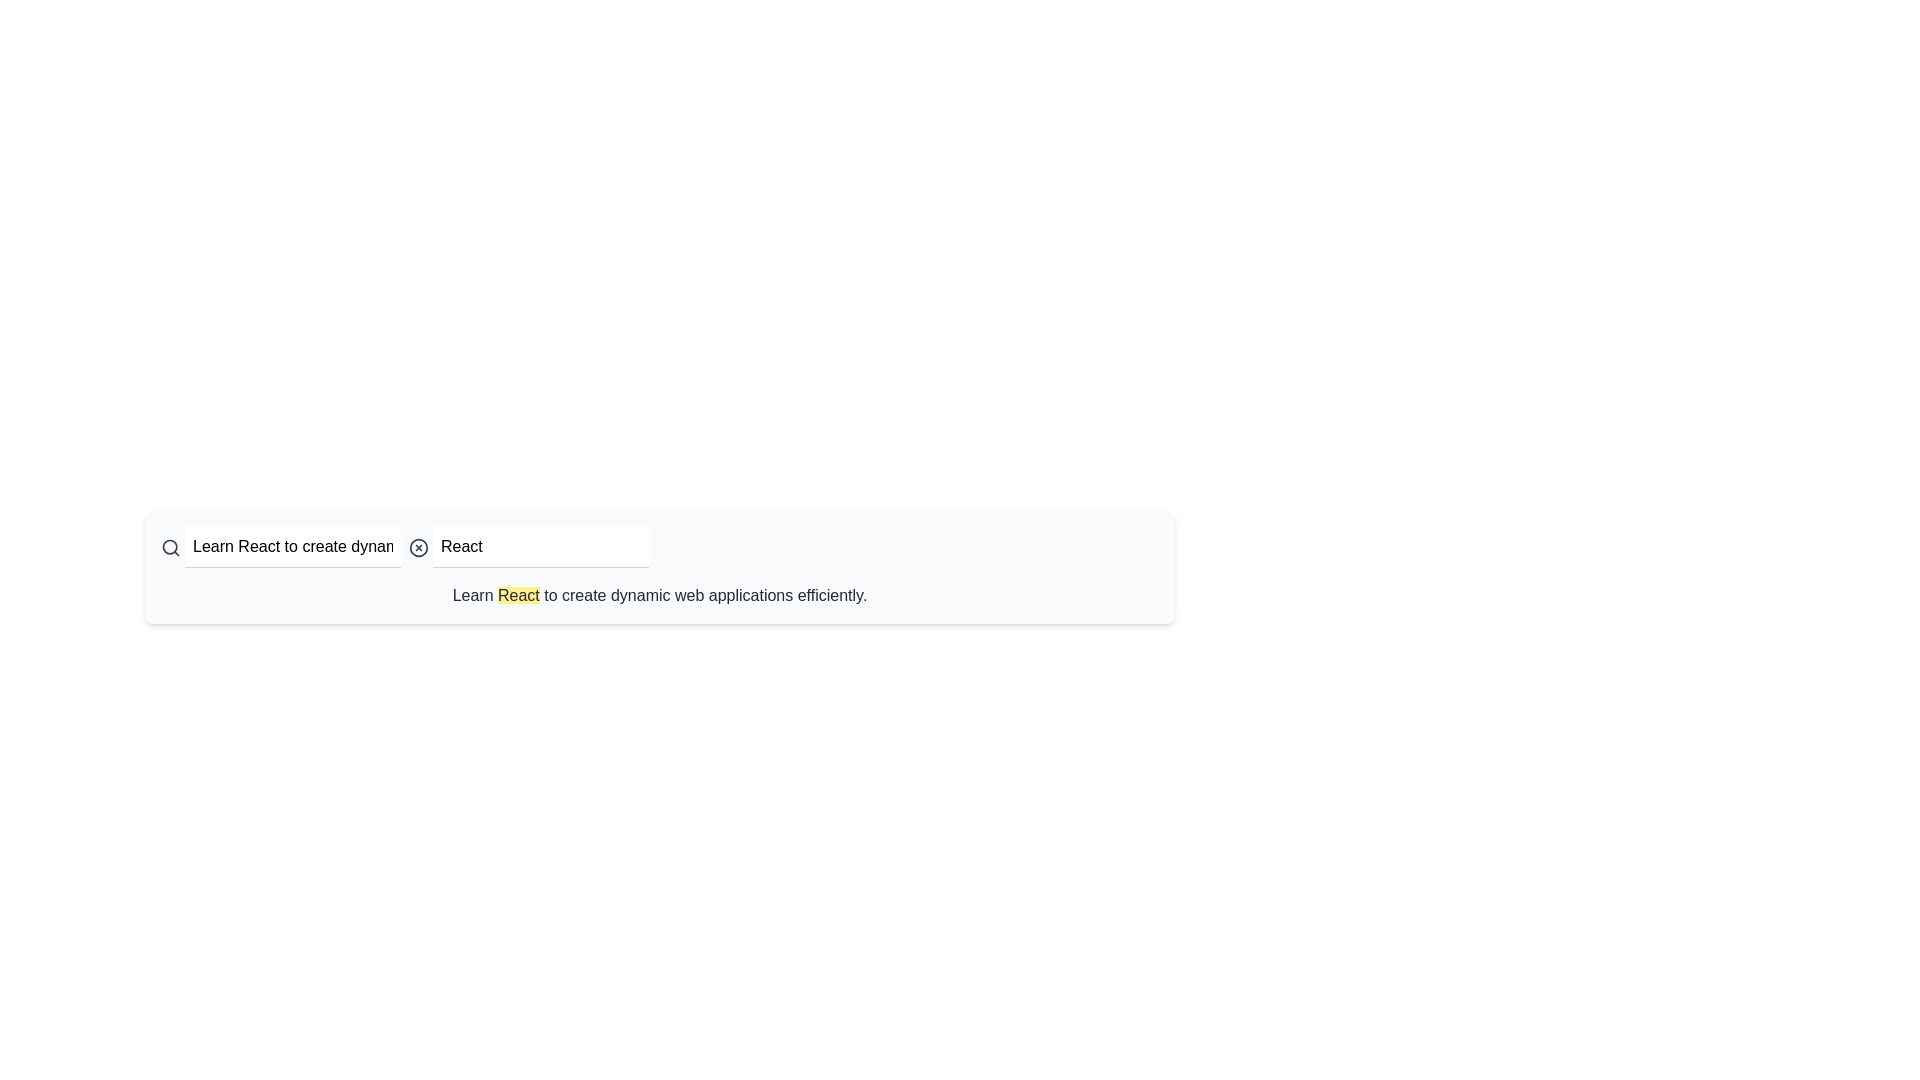 Image resolution: width=1920 pixels, height=1080 pixels. What do you see at coordinates (170, 546) in the screenshot?
I see `the decorative Circle element that symbolizes the search function, located within the SVG of the search bar layout` at bounding box center [170, 546].